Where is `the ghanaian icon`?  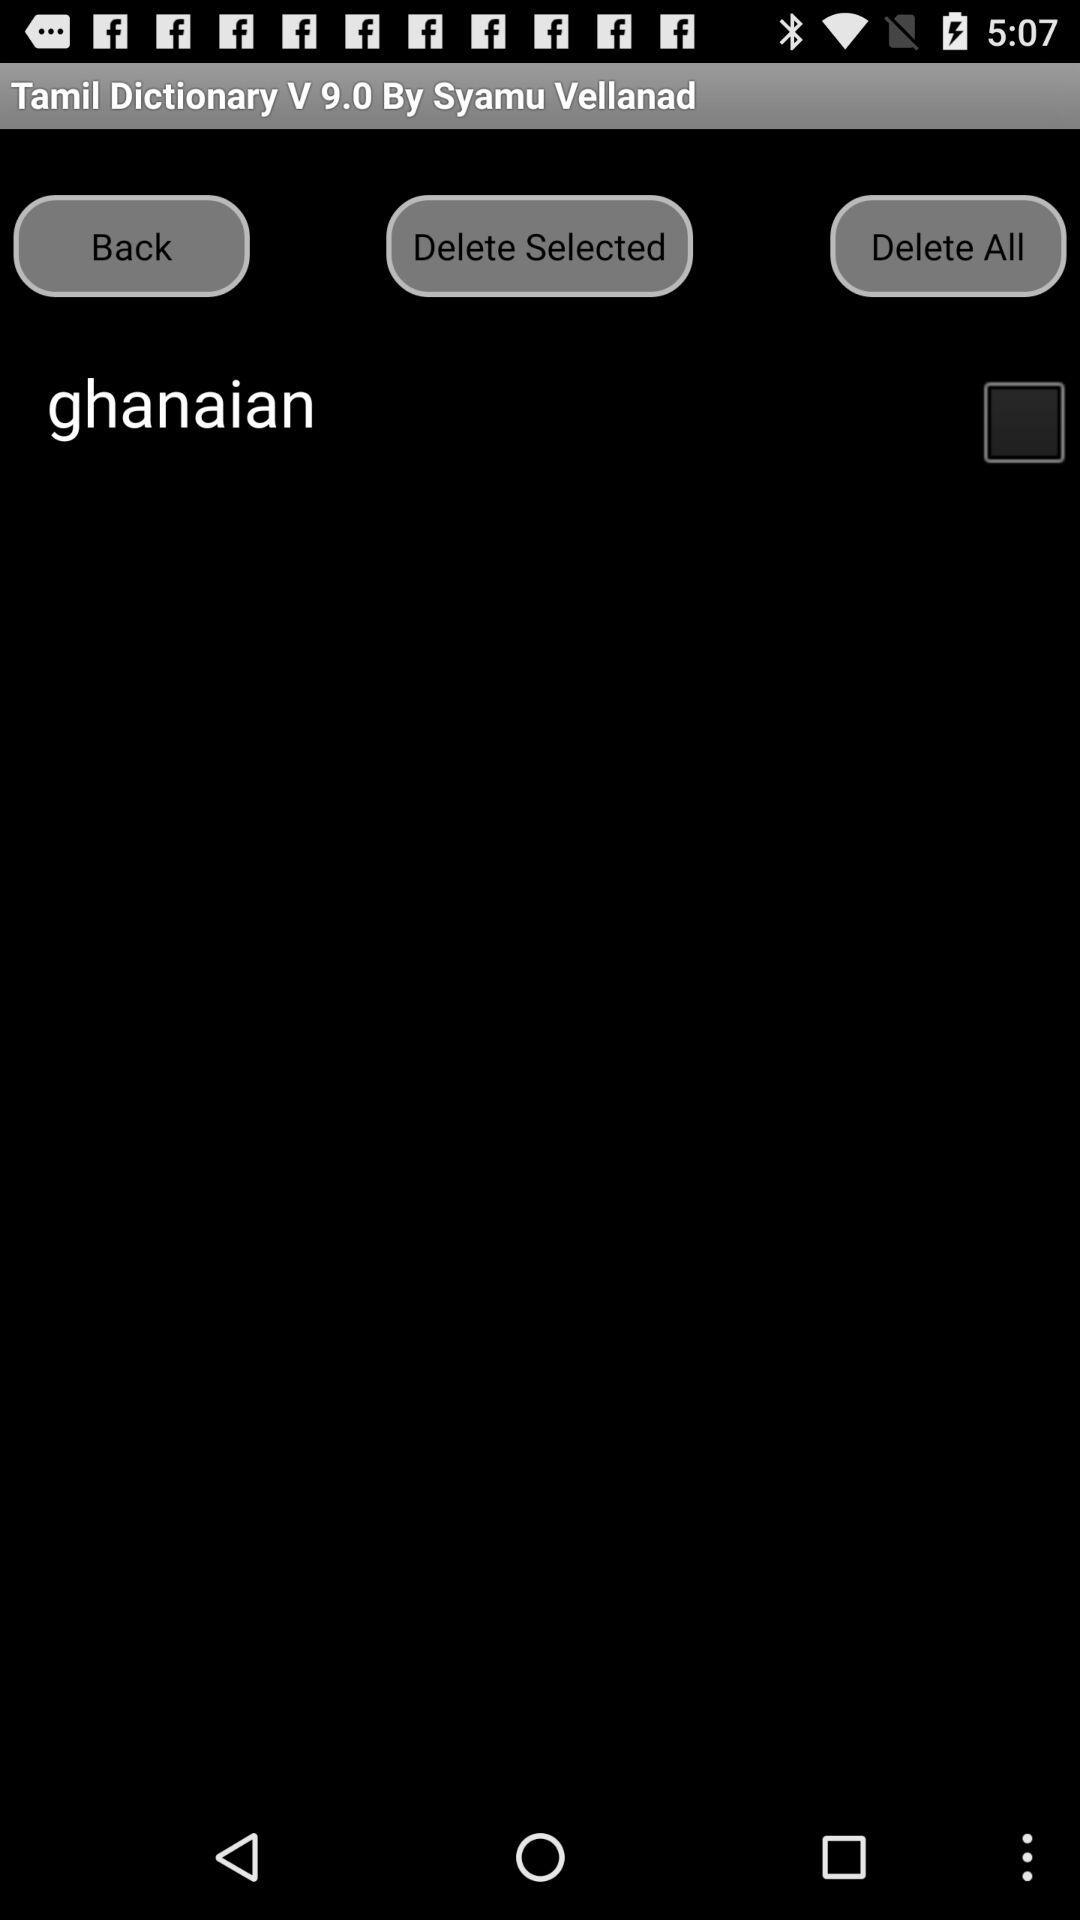 the ghanaian icon is located at coordinates (181, 400).